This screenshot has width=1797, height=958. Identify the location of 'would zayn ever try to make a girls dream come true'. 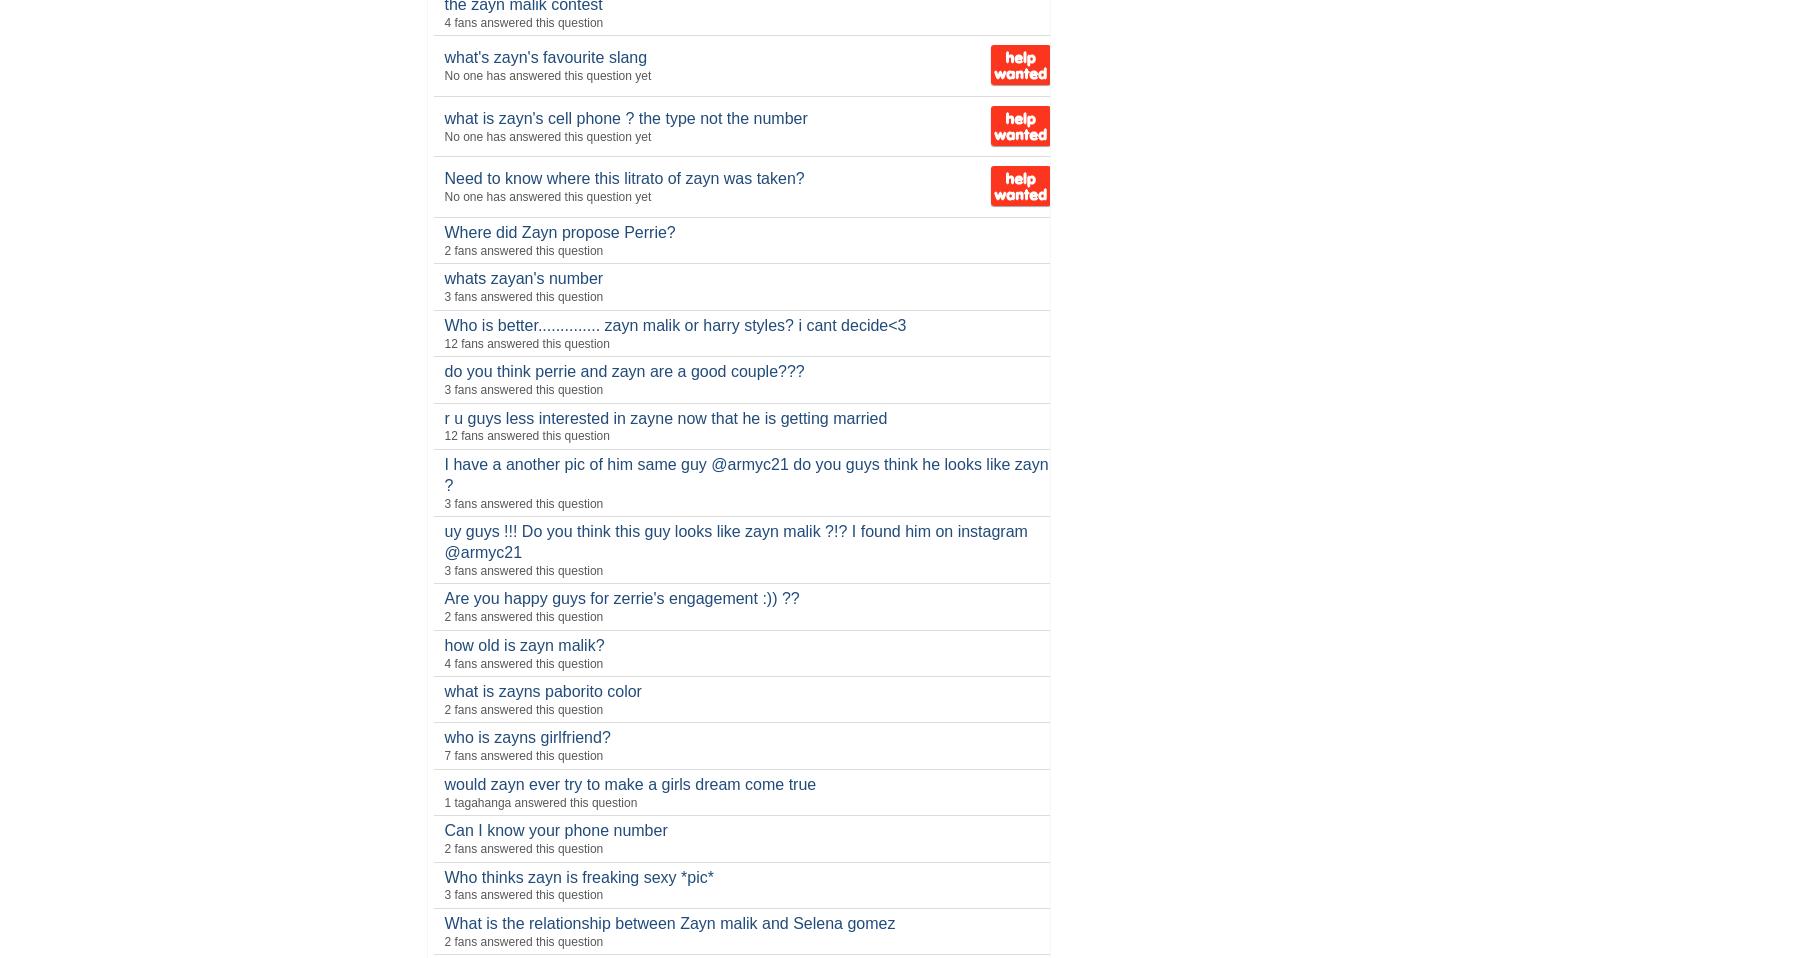
(630, 783).